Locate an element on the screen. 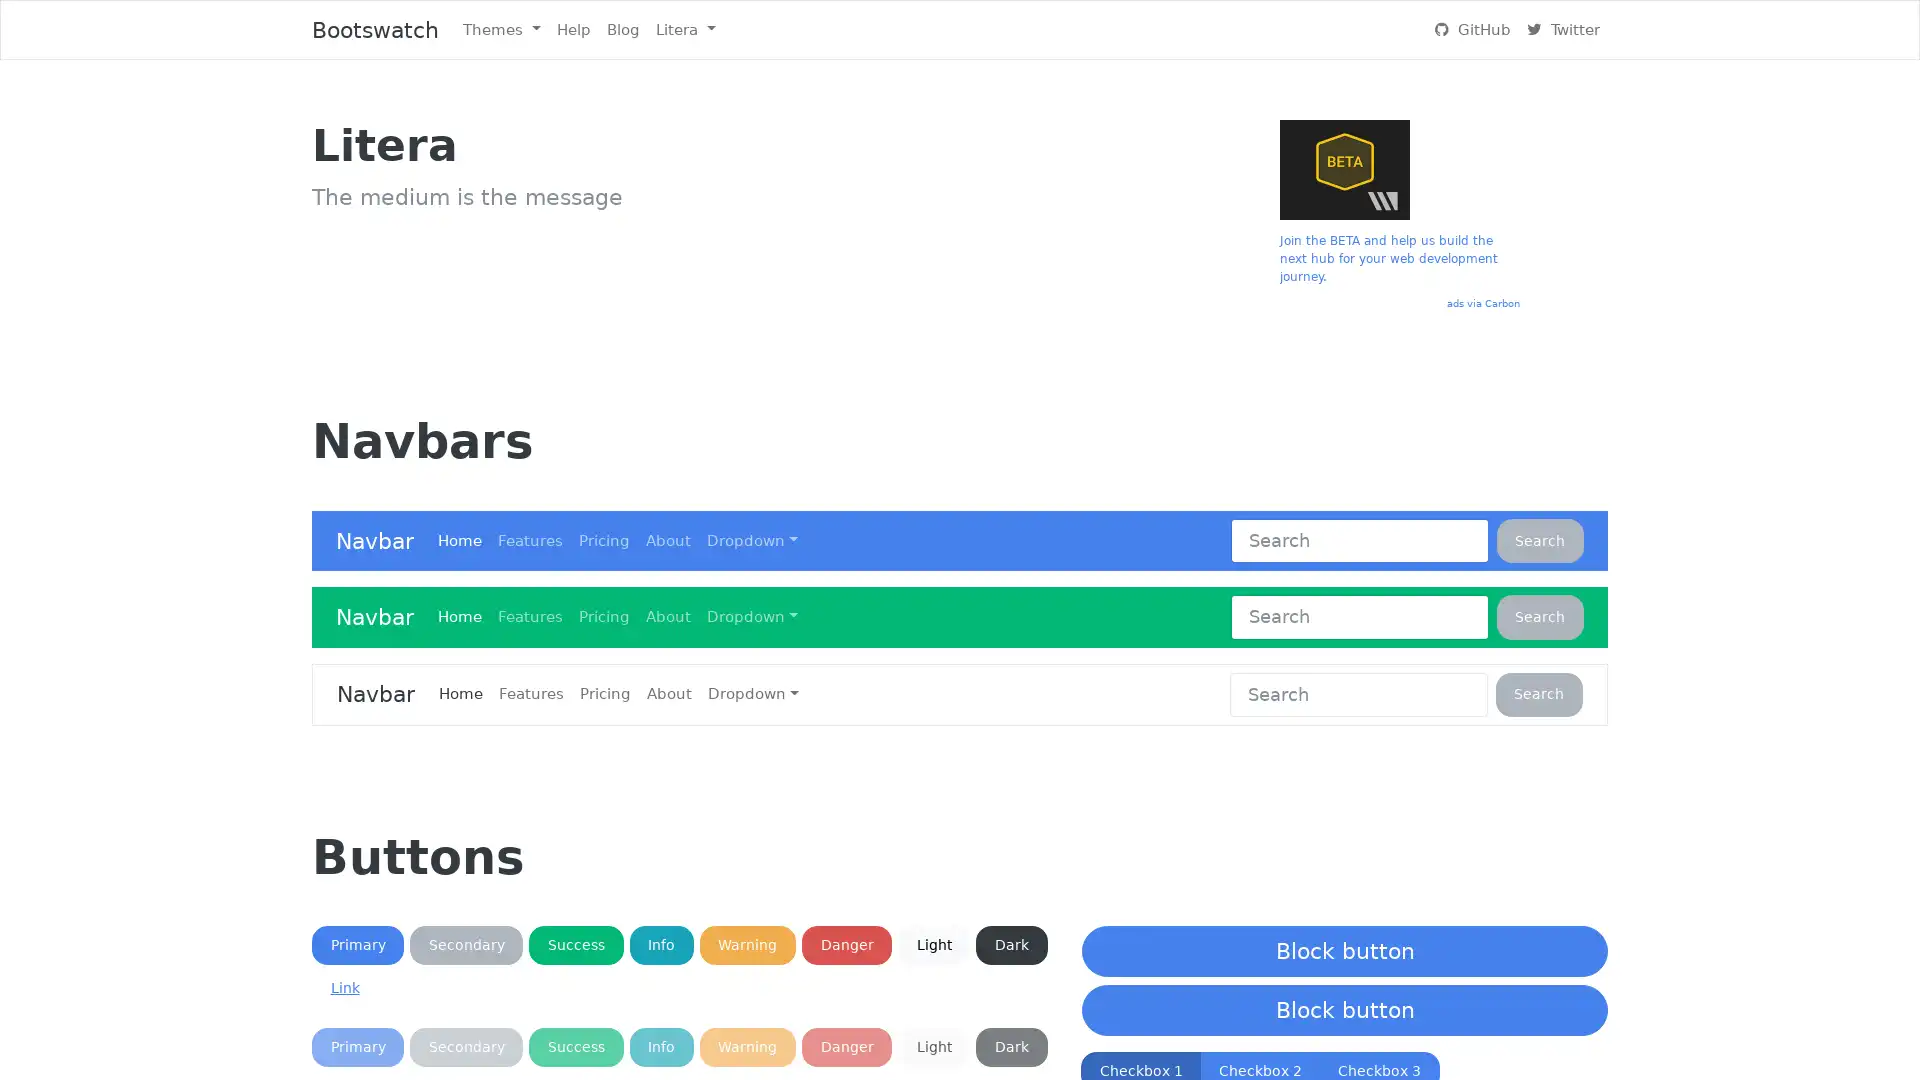 This screenshot has width=1920, height=1080. Search is located at coordinates (1538, 693).